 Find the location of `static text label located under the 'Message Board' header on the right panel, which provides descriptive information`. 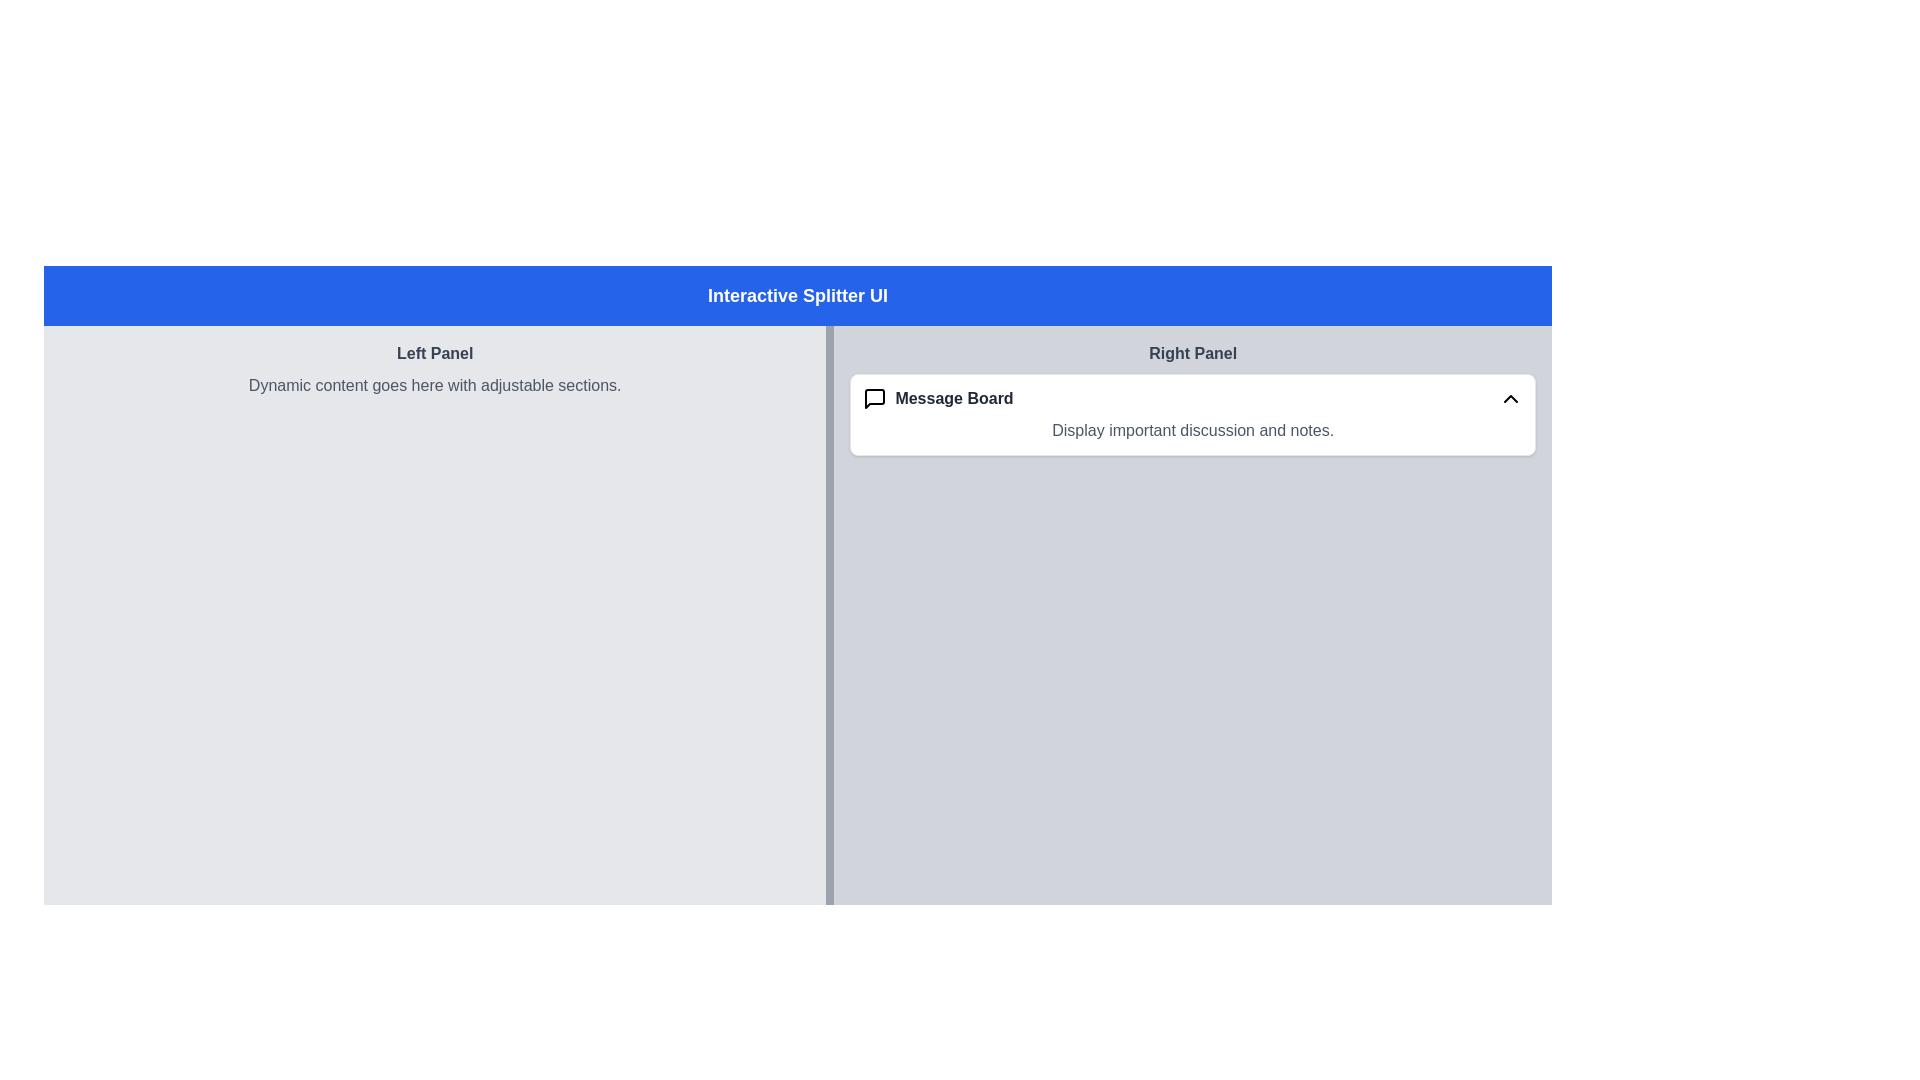

static text label located under the 'Message Board' header on the right panel, which provides descriptive information is located at coordinates (1193, 430).